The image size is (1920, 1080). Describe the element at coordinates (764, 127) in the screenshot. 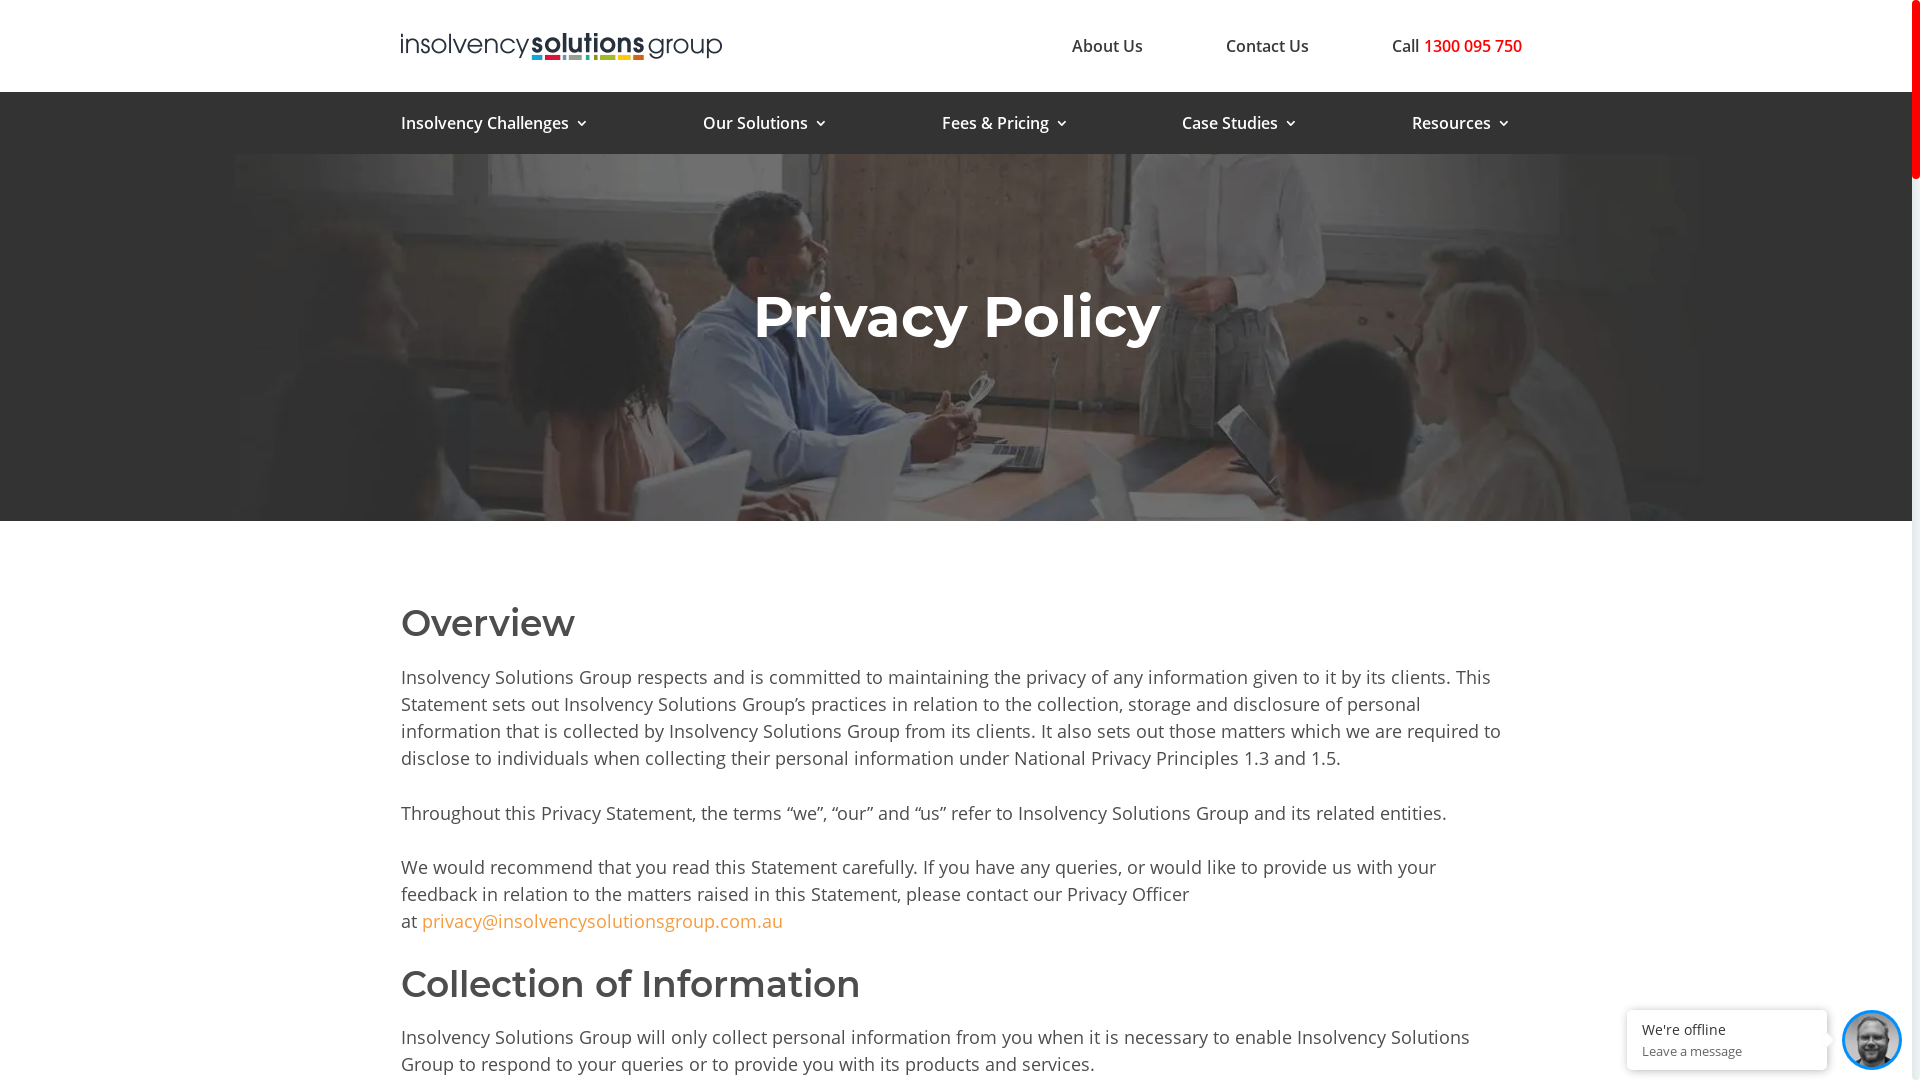

I see `'Our Solutions'` at that location.